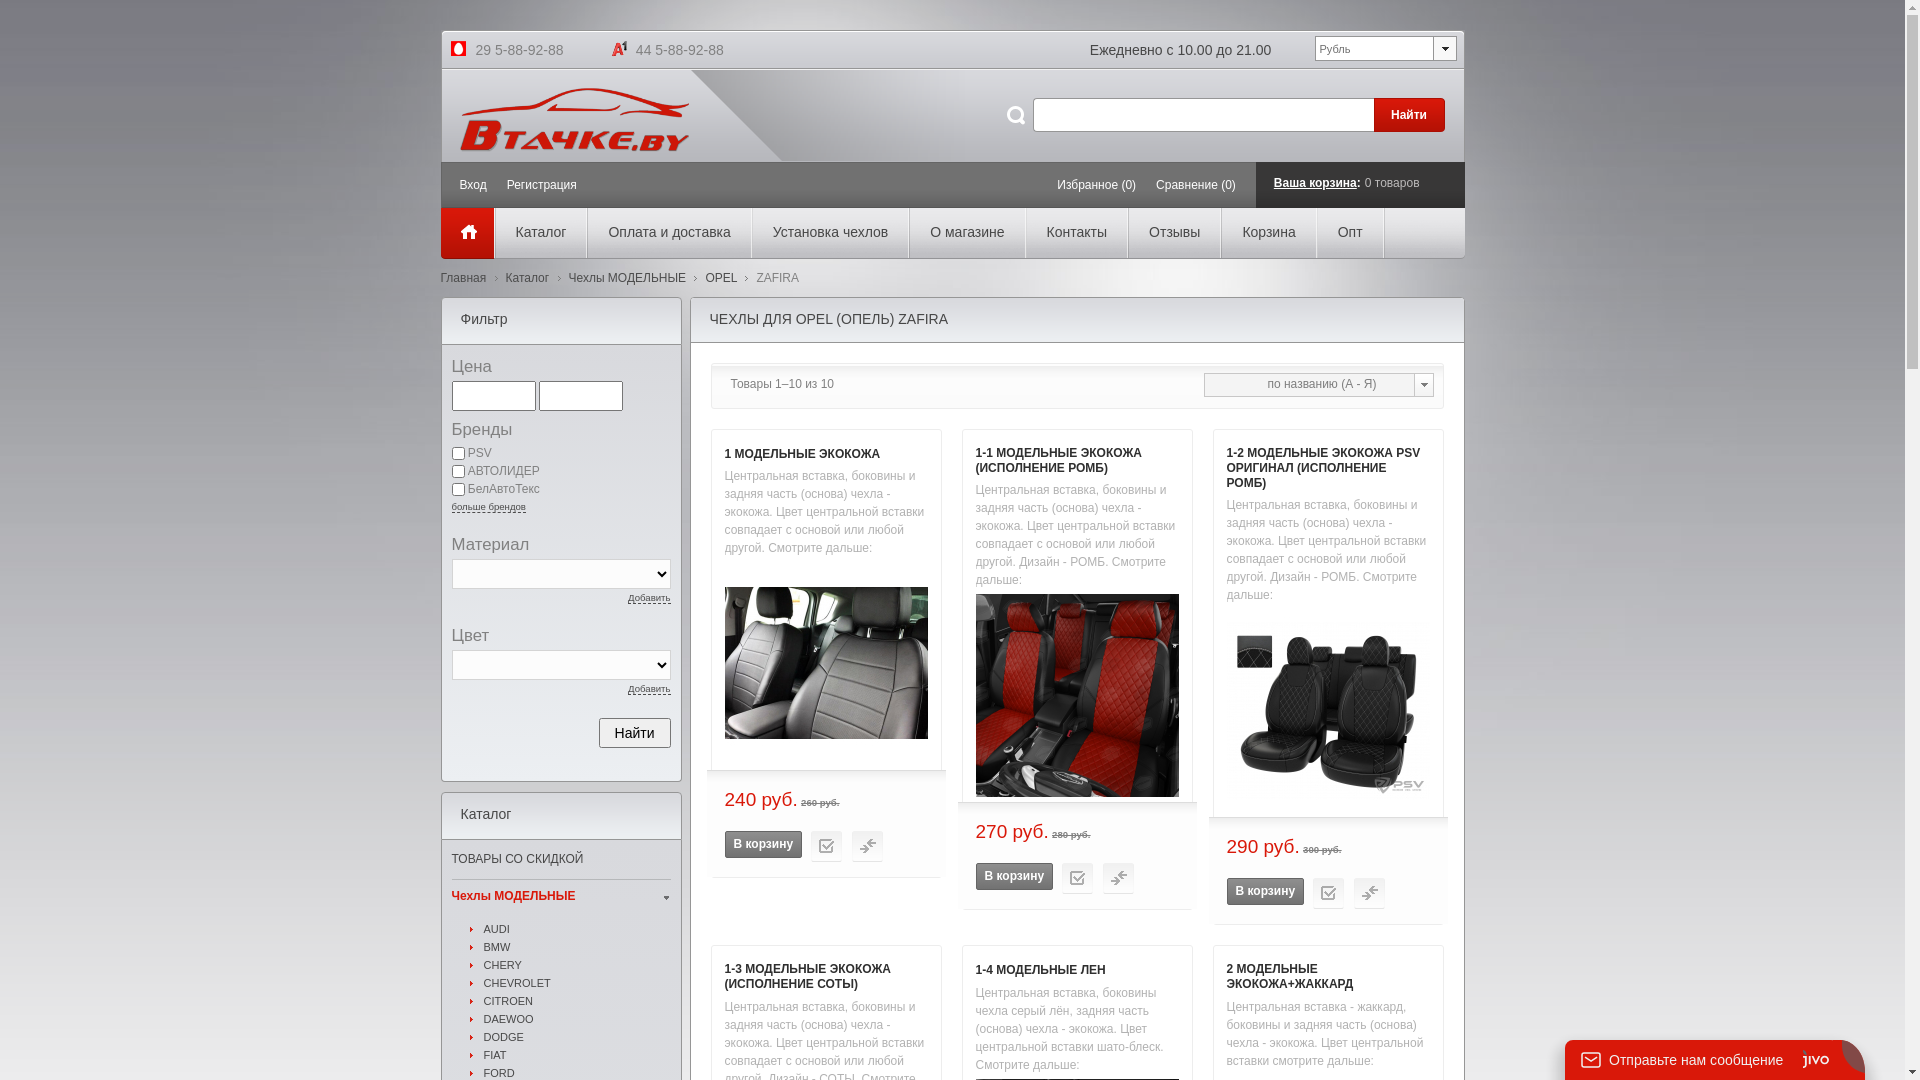 This screenshot has height=1080, width=1920. I want to click on 'BMW', so click(576, 946).